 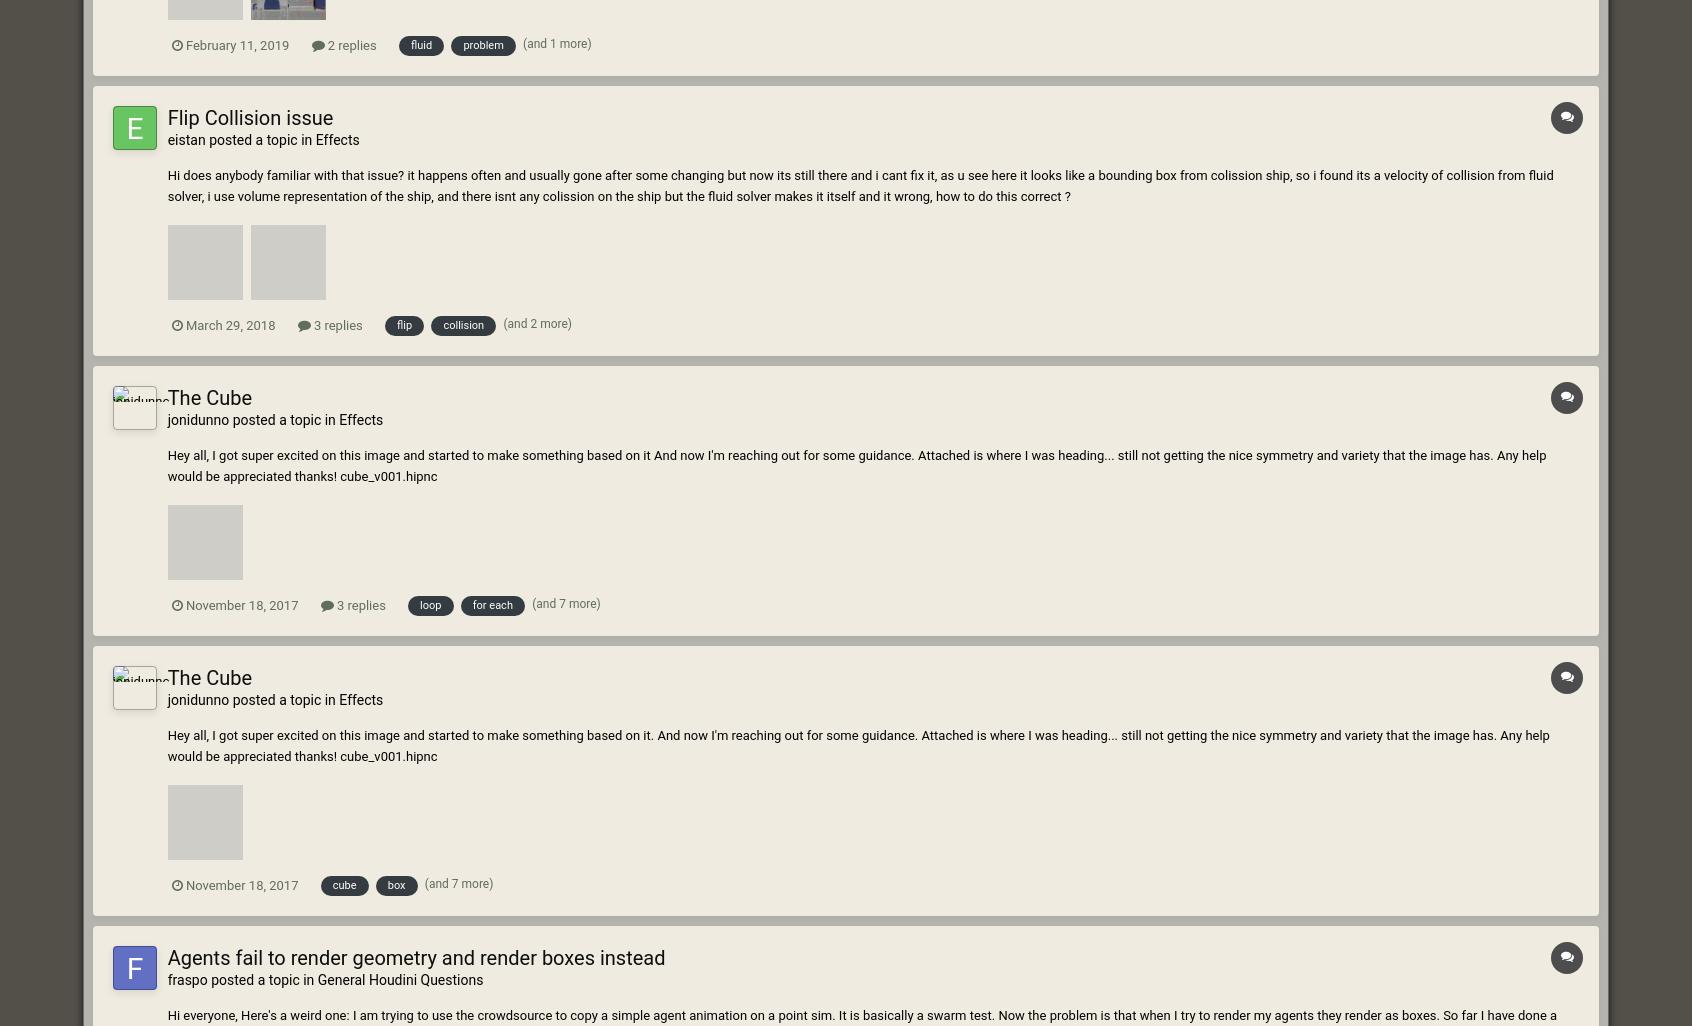 What do you see at coordinates (185, 979) in the screenshot?
I see `'fraspo'` at bounding box center [185, 979].